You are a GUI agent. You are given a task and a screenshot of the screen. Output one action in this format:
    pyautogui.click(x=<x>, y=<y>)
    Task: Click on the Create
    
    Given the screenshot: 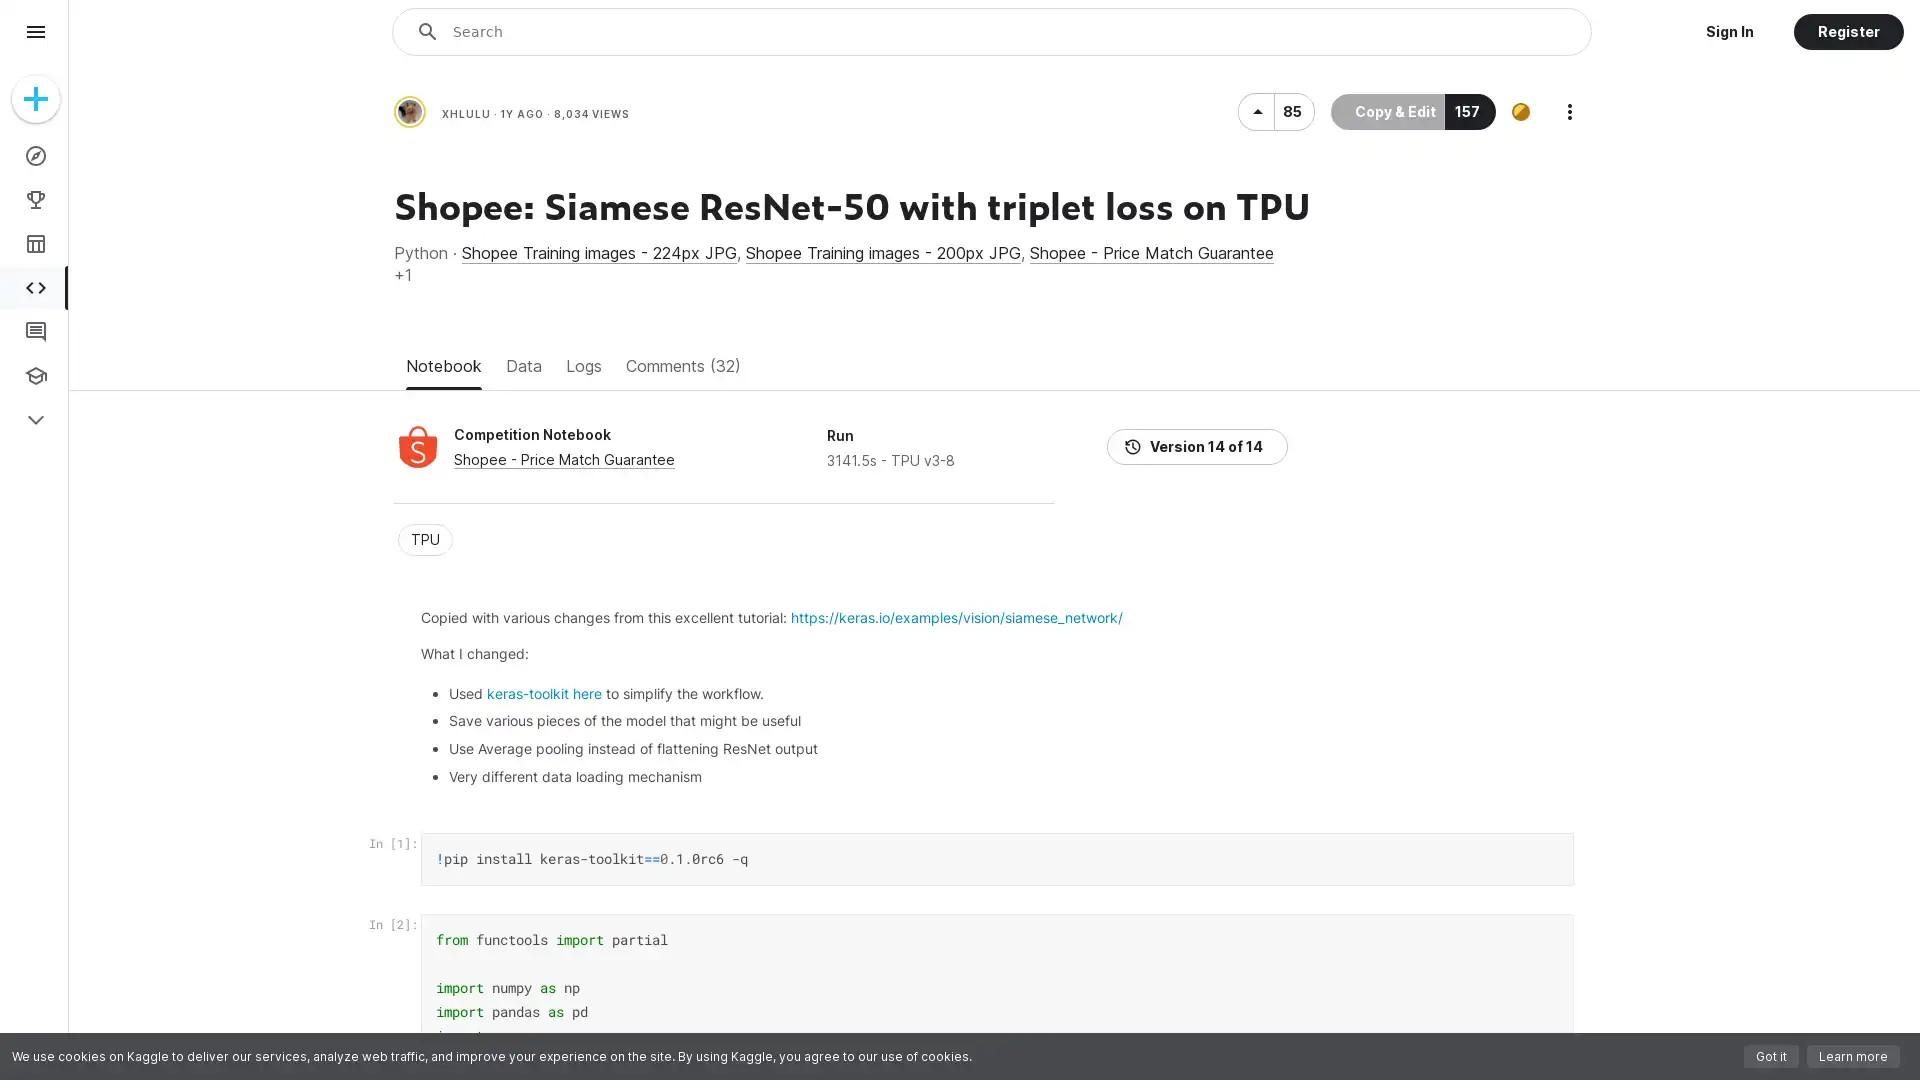 What is the action you would take?
    pyautogui.click(x=35, y=99)
    